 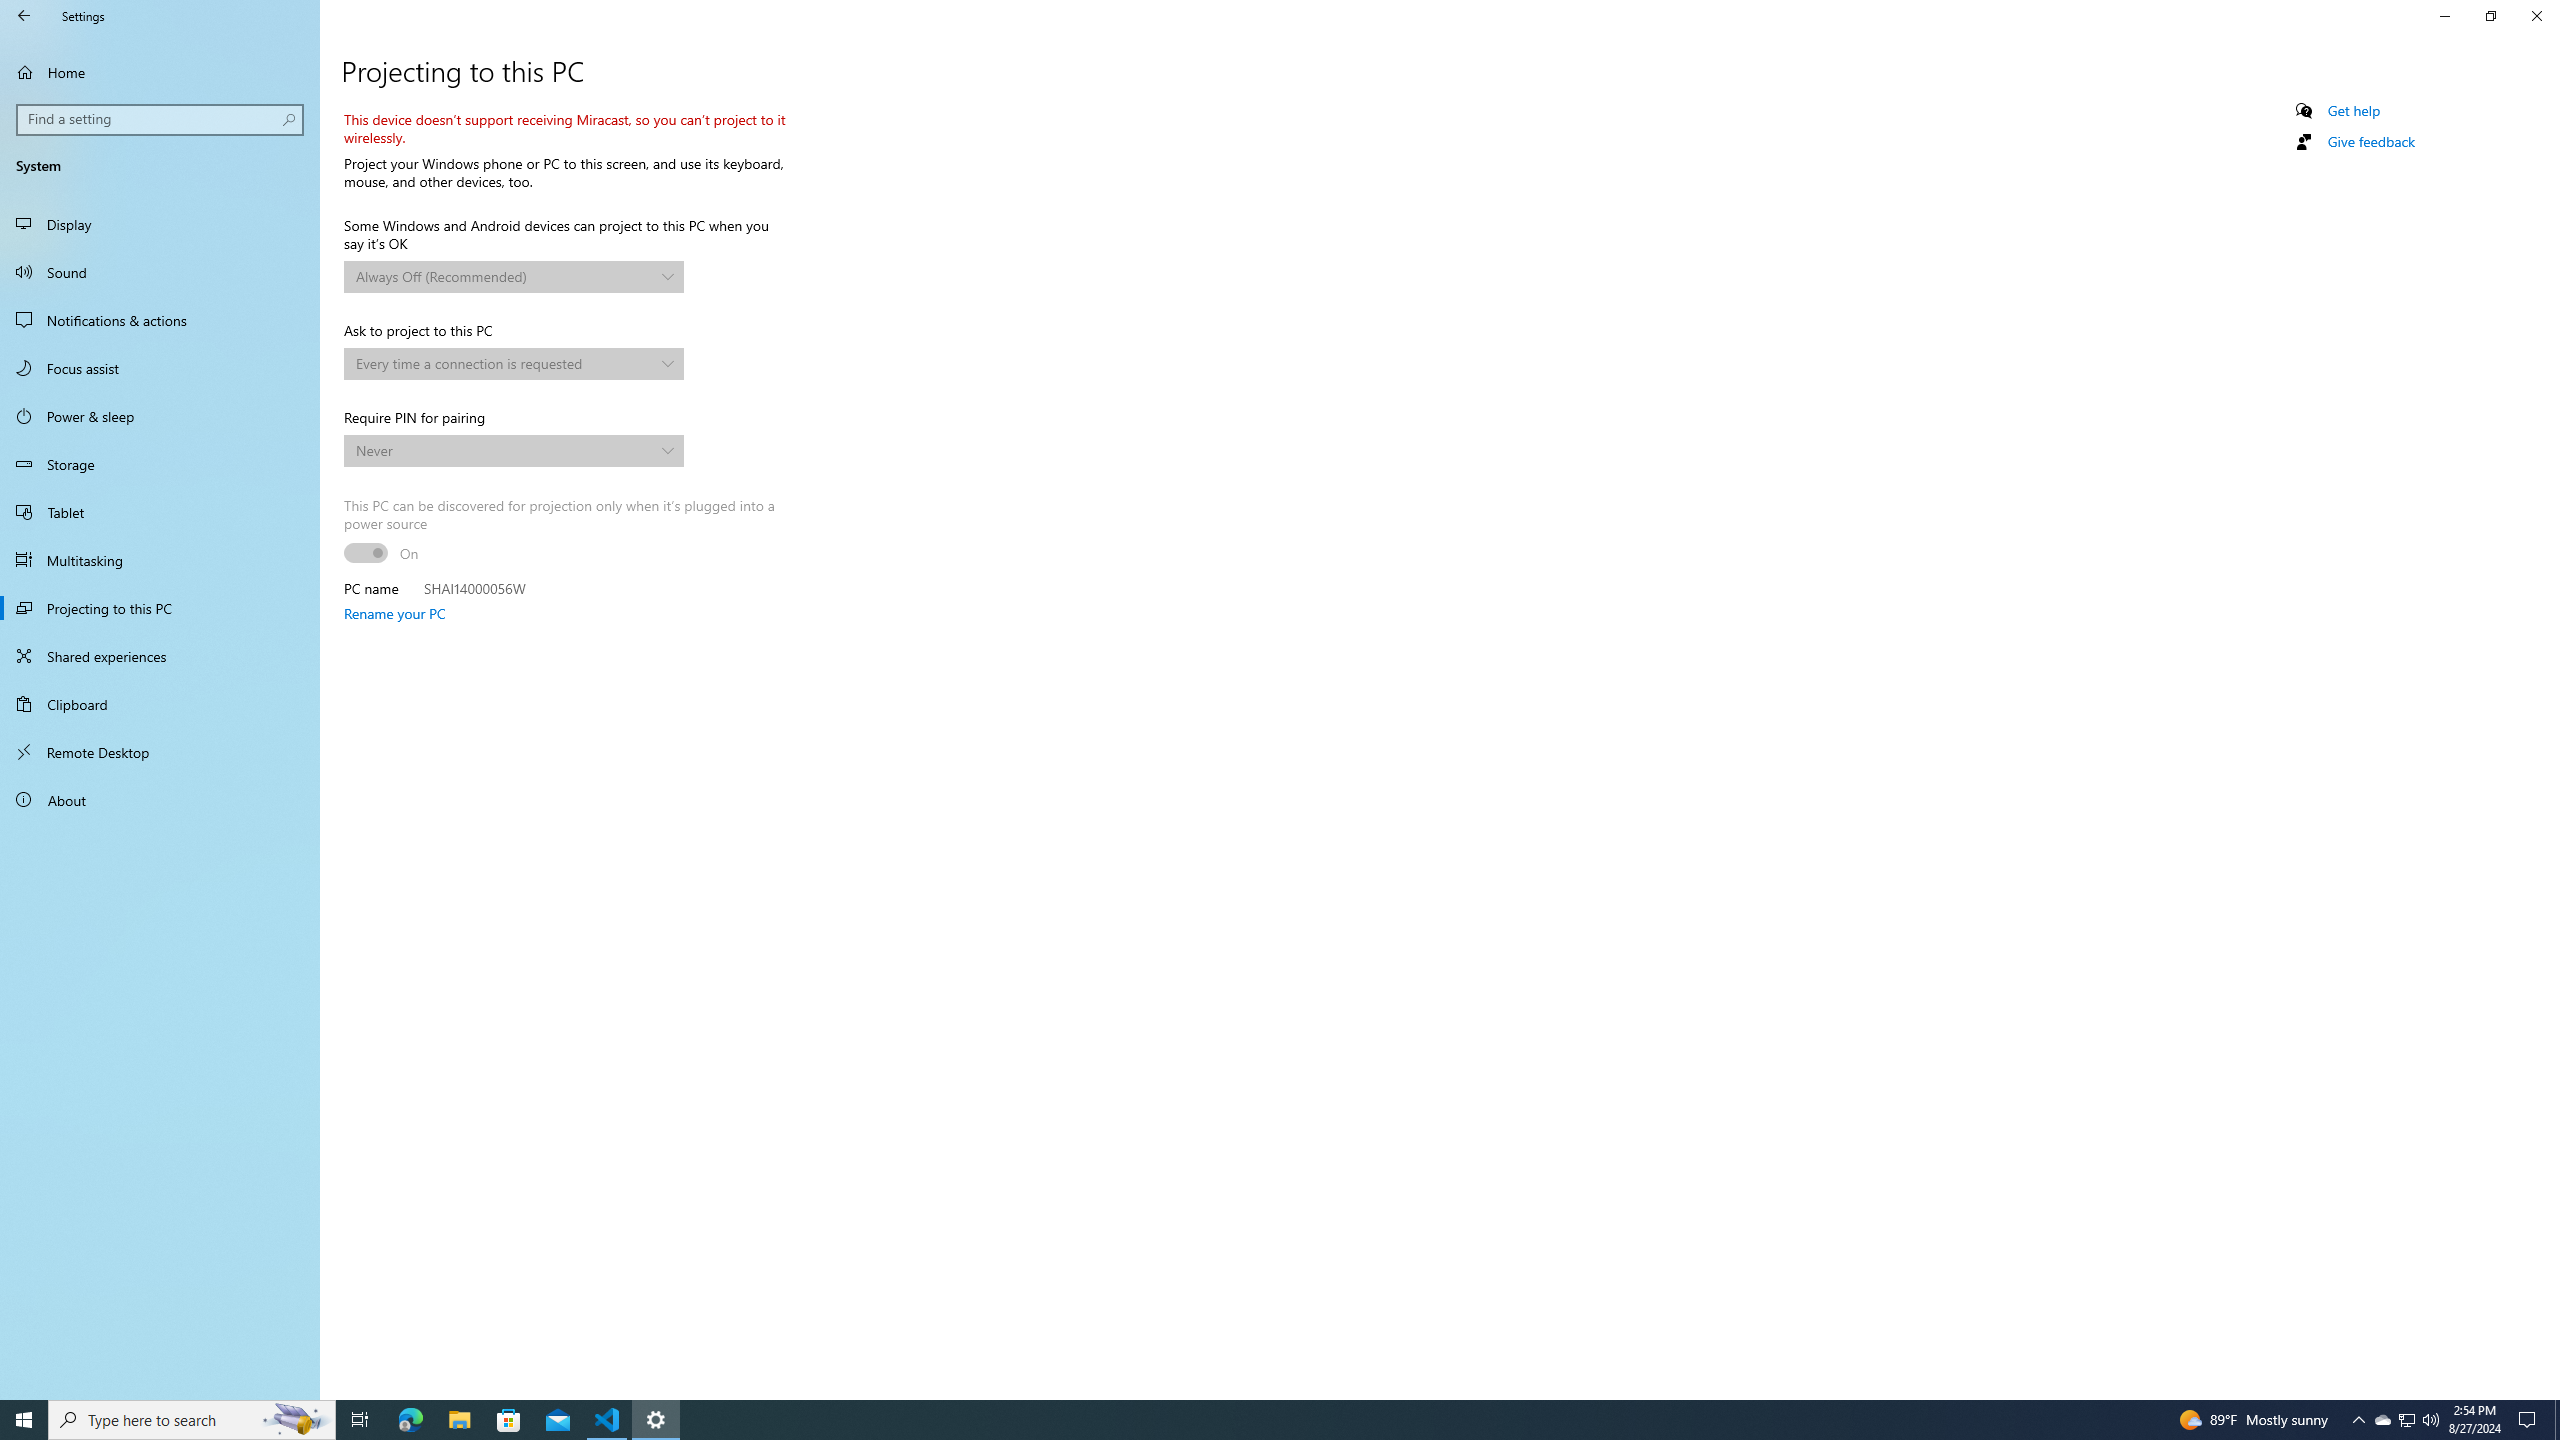 What do you see at coordinates (159, 559) in the screenshot?
I see `'Multitasking'` at bounding box center [159, 559].